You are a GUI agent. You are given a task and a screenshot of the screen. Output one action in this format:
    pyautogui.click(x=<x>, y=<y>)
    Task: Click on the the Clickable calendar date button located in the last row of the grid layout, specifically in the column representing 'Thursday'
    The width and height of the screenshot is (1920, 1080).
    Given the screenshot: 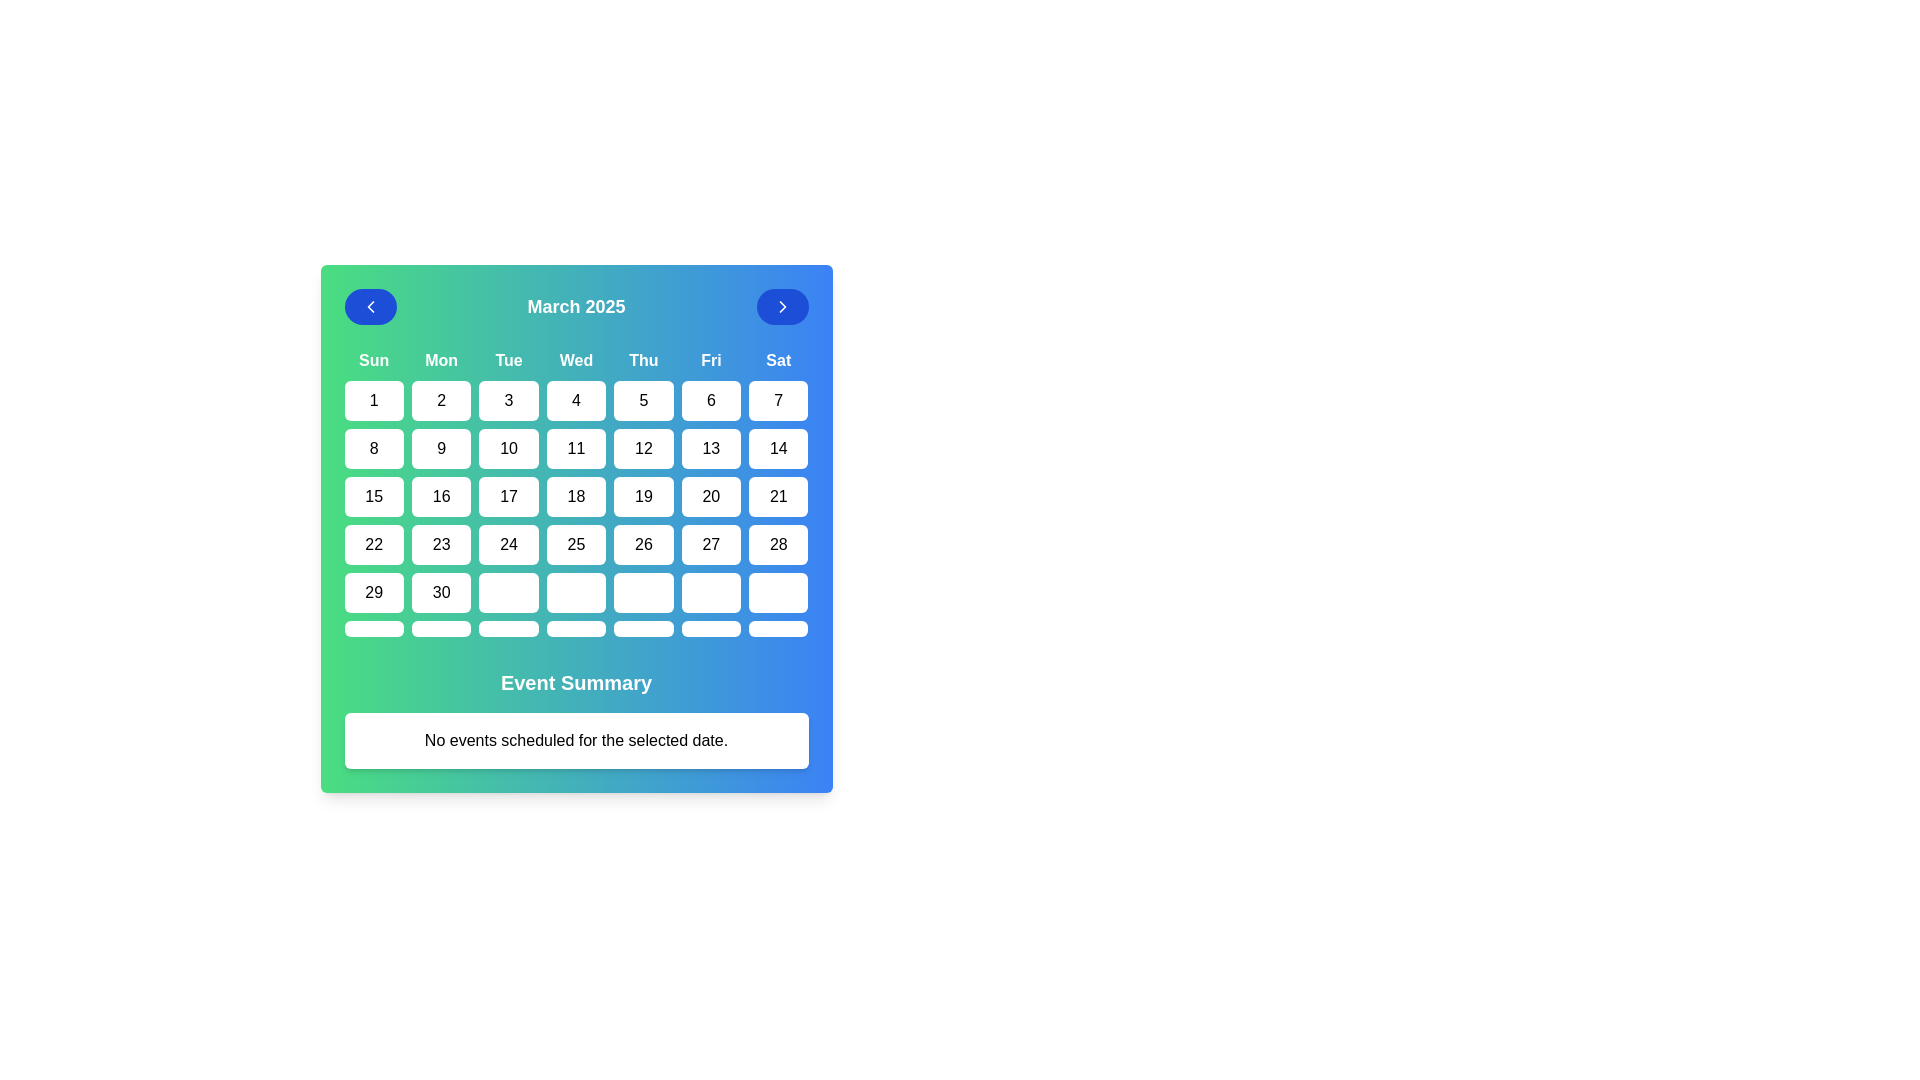 What is the action you would take?
    pyautogui.click(x=643, y=627)
    